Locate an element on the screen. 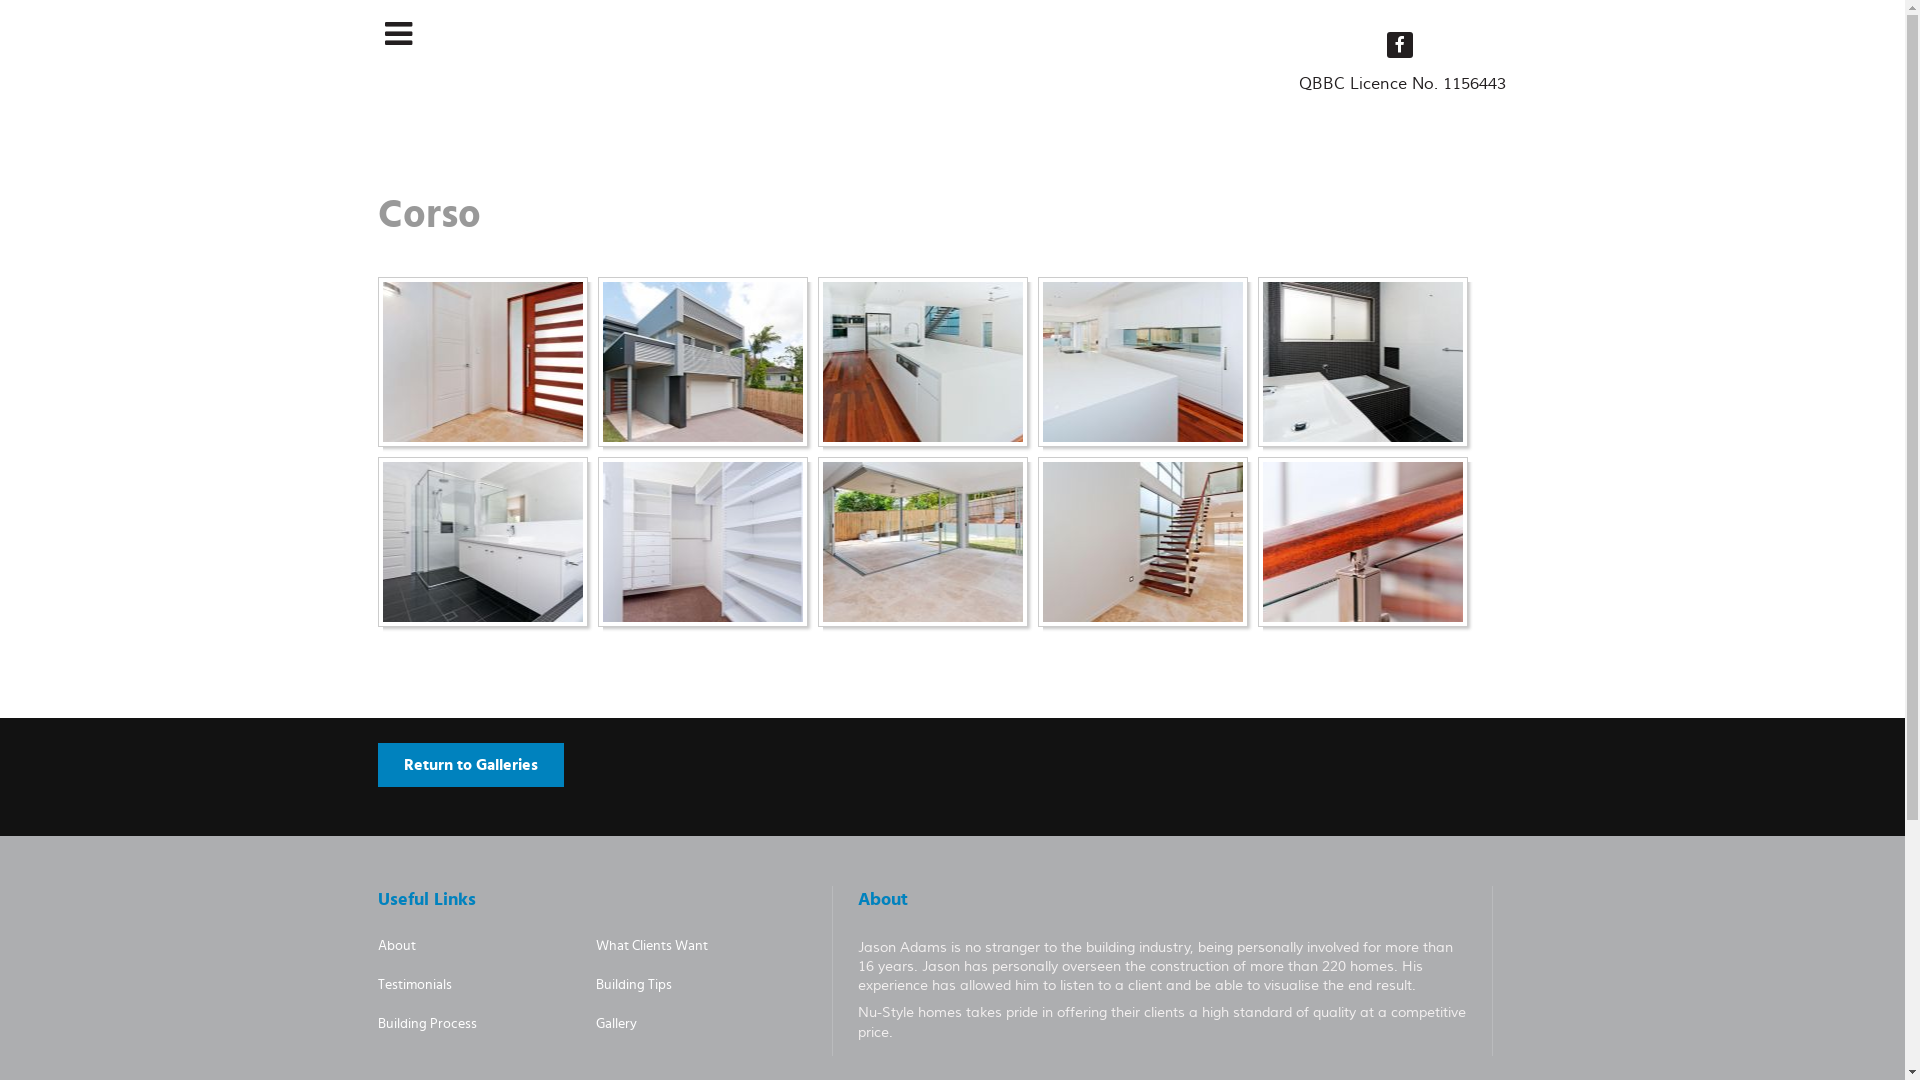 Image resolution: width=1920 pixels, height=1080 pixels. 'Return to Galleries' is located at coordinates (378, 764).